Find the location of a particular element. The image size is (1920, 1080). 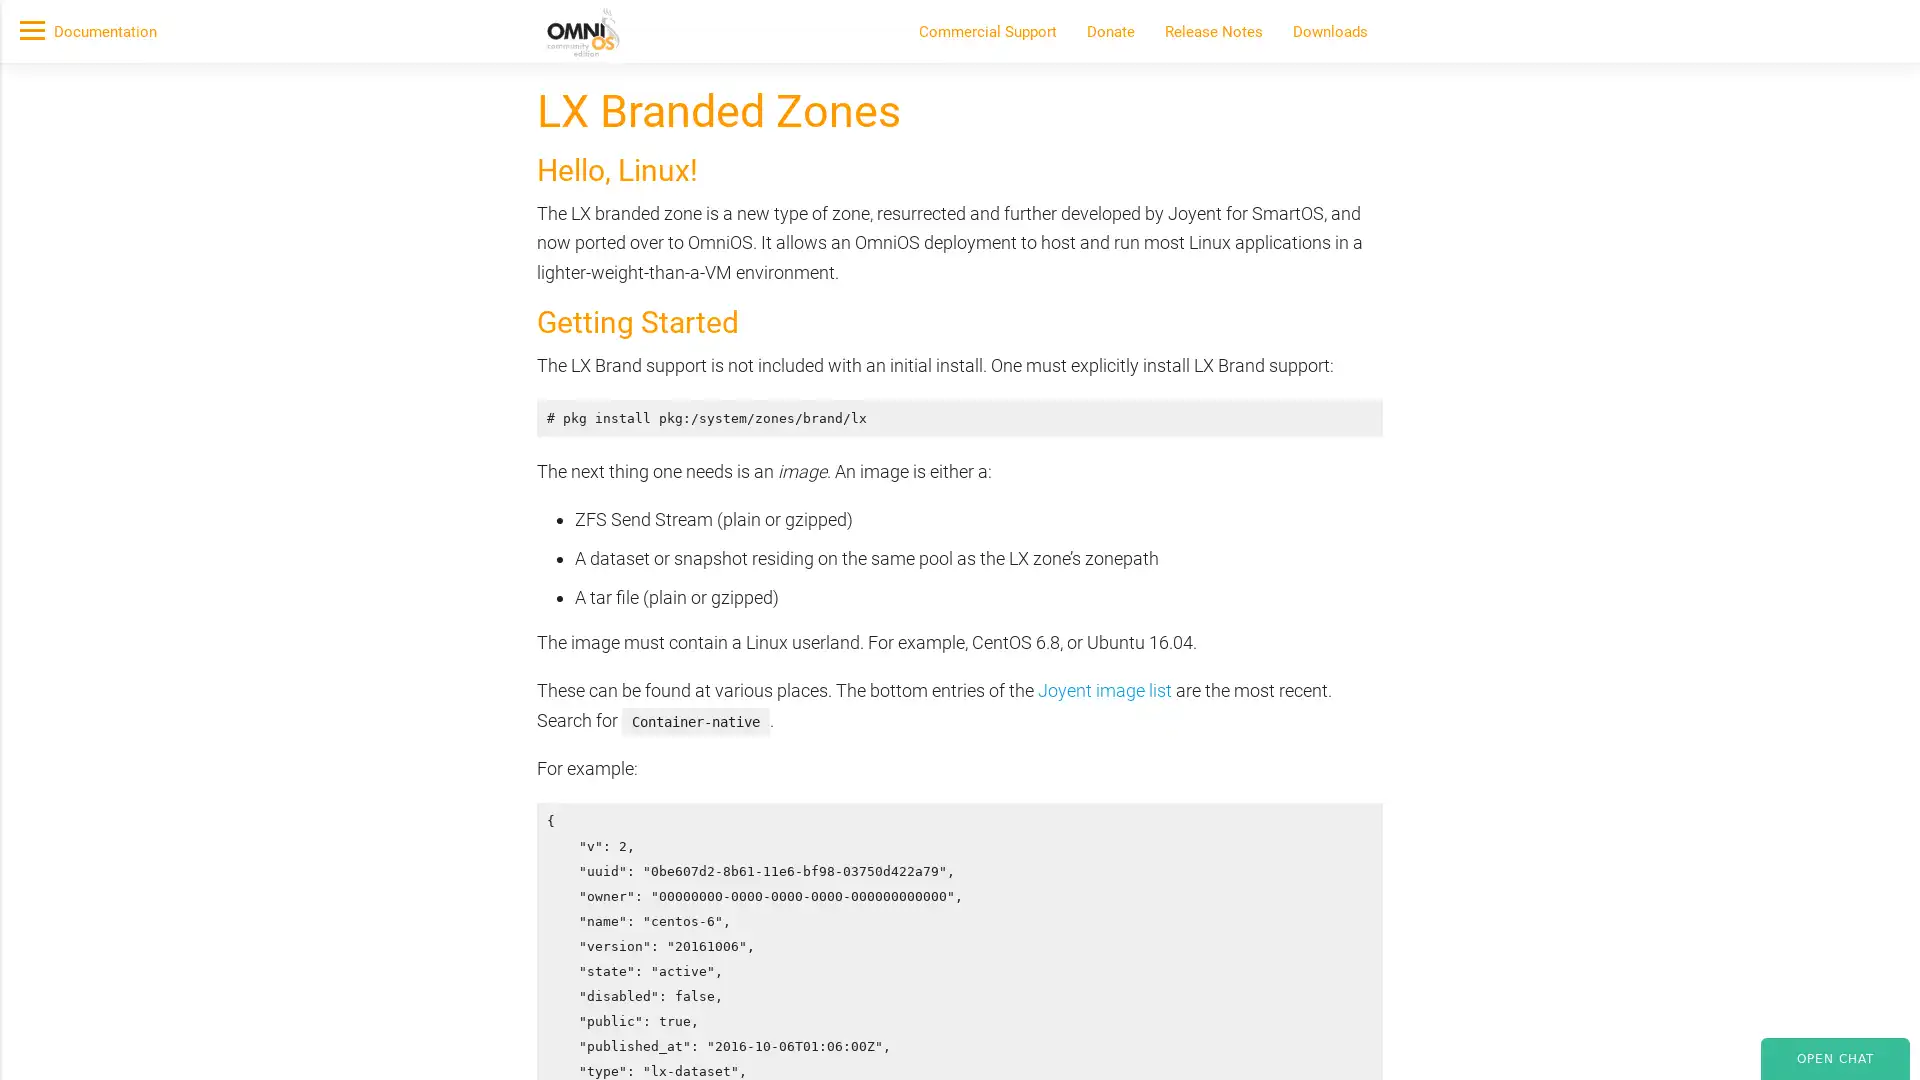

CLOSE is located at coordinates (1428, 297).